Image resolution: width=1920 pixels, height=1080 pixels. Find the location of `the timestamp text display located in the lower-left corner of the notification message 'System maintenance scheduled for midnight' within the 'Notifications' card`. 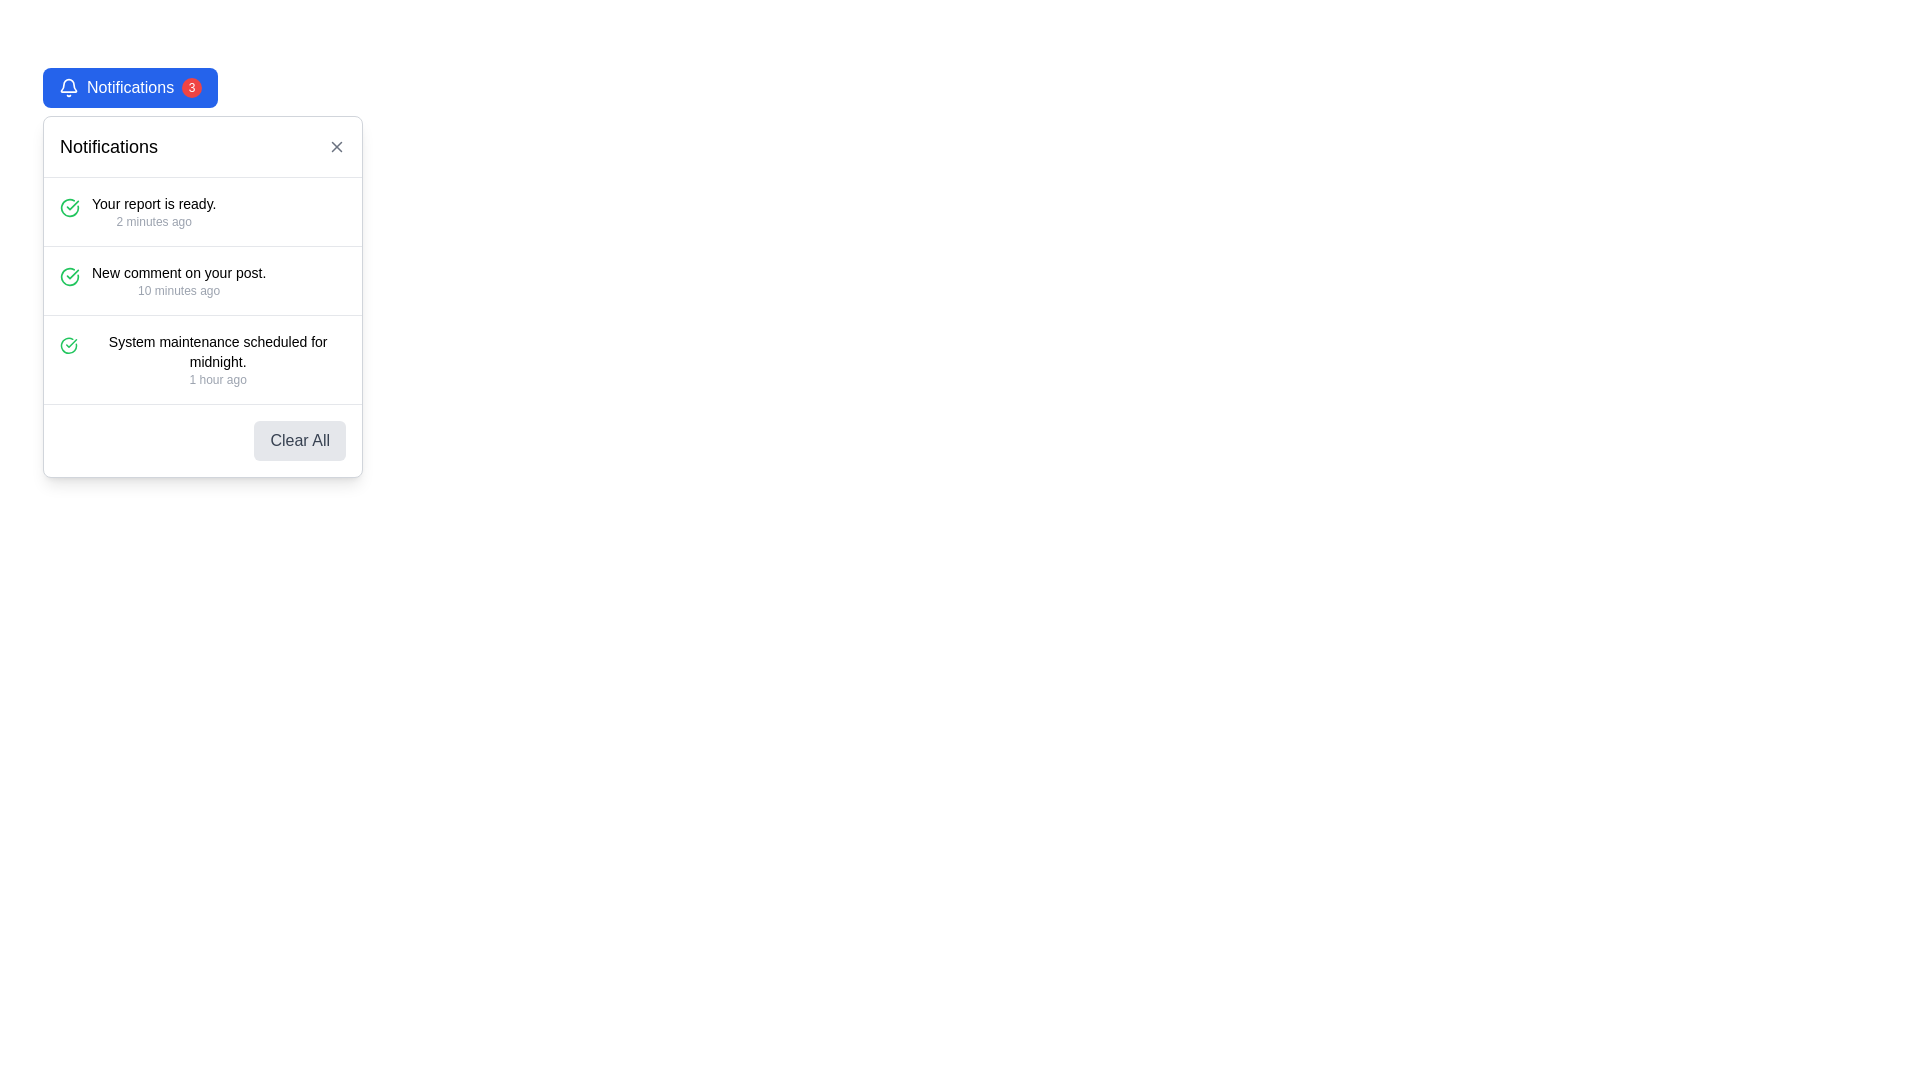

the timestamp text display located in the lower-left corner of the notification message 'System maintenance scheduled for midnight' within the 'Notifications' card is located at coordinates (218, 380).